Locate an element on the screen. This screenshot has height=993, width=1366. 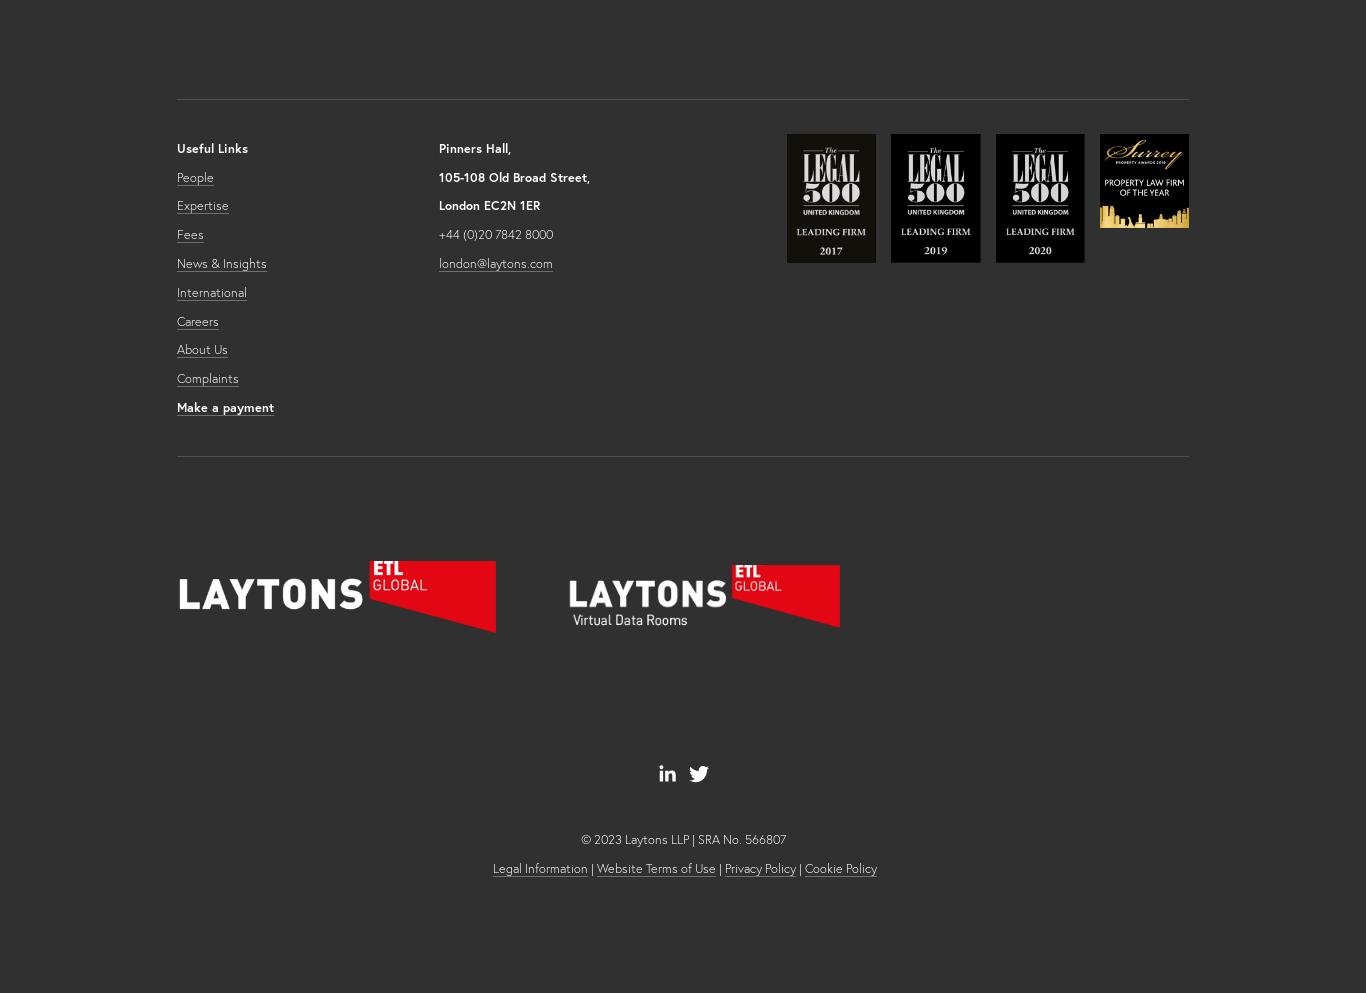
'Pinners Hall,' is located at coordinates (476, 146).